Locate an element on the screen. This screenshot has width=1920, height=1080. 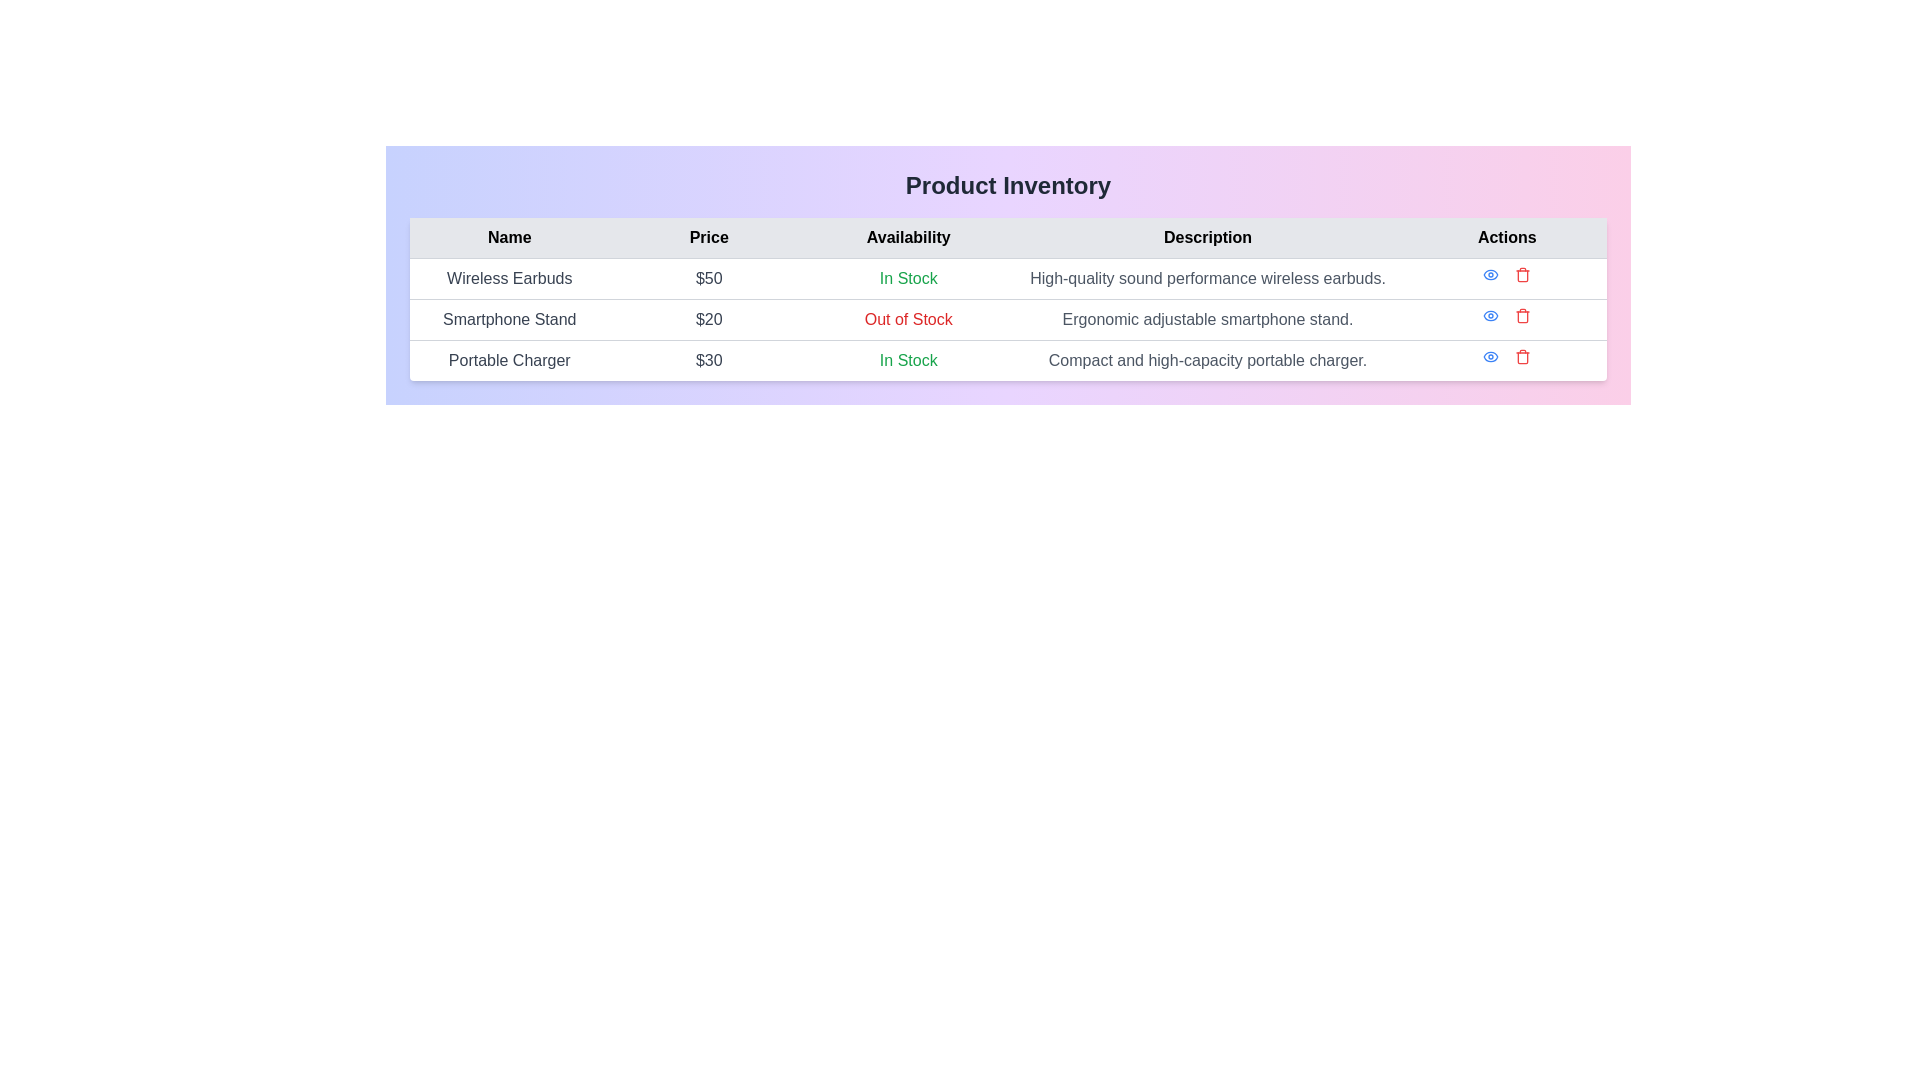
the 'Availability' column header in the table, which is the third header between 'Price' and 'Description' is located at coordinates (907, 237).